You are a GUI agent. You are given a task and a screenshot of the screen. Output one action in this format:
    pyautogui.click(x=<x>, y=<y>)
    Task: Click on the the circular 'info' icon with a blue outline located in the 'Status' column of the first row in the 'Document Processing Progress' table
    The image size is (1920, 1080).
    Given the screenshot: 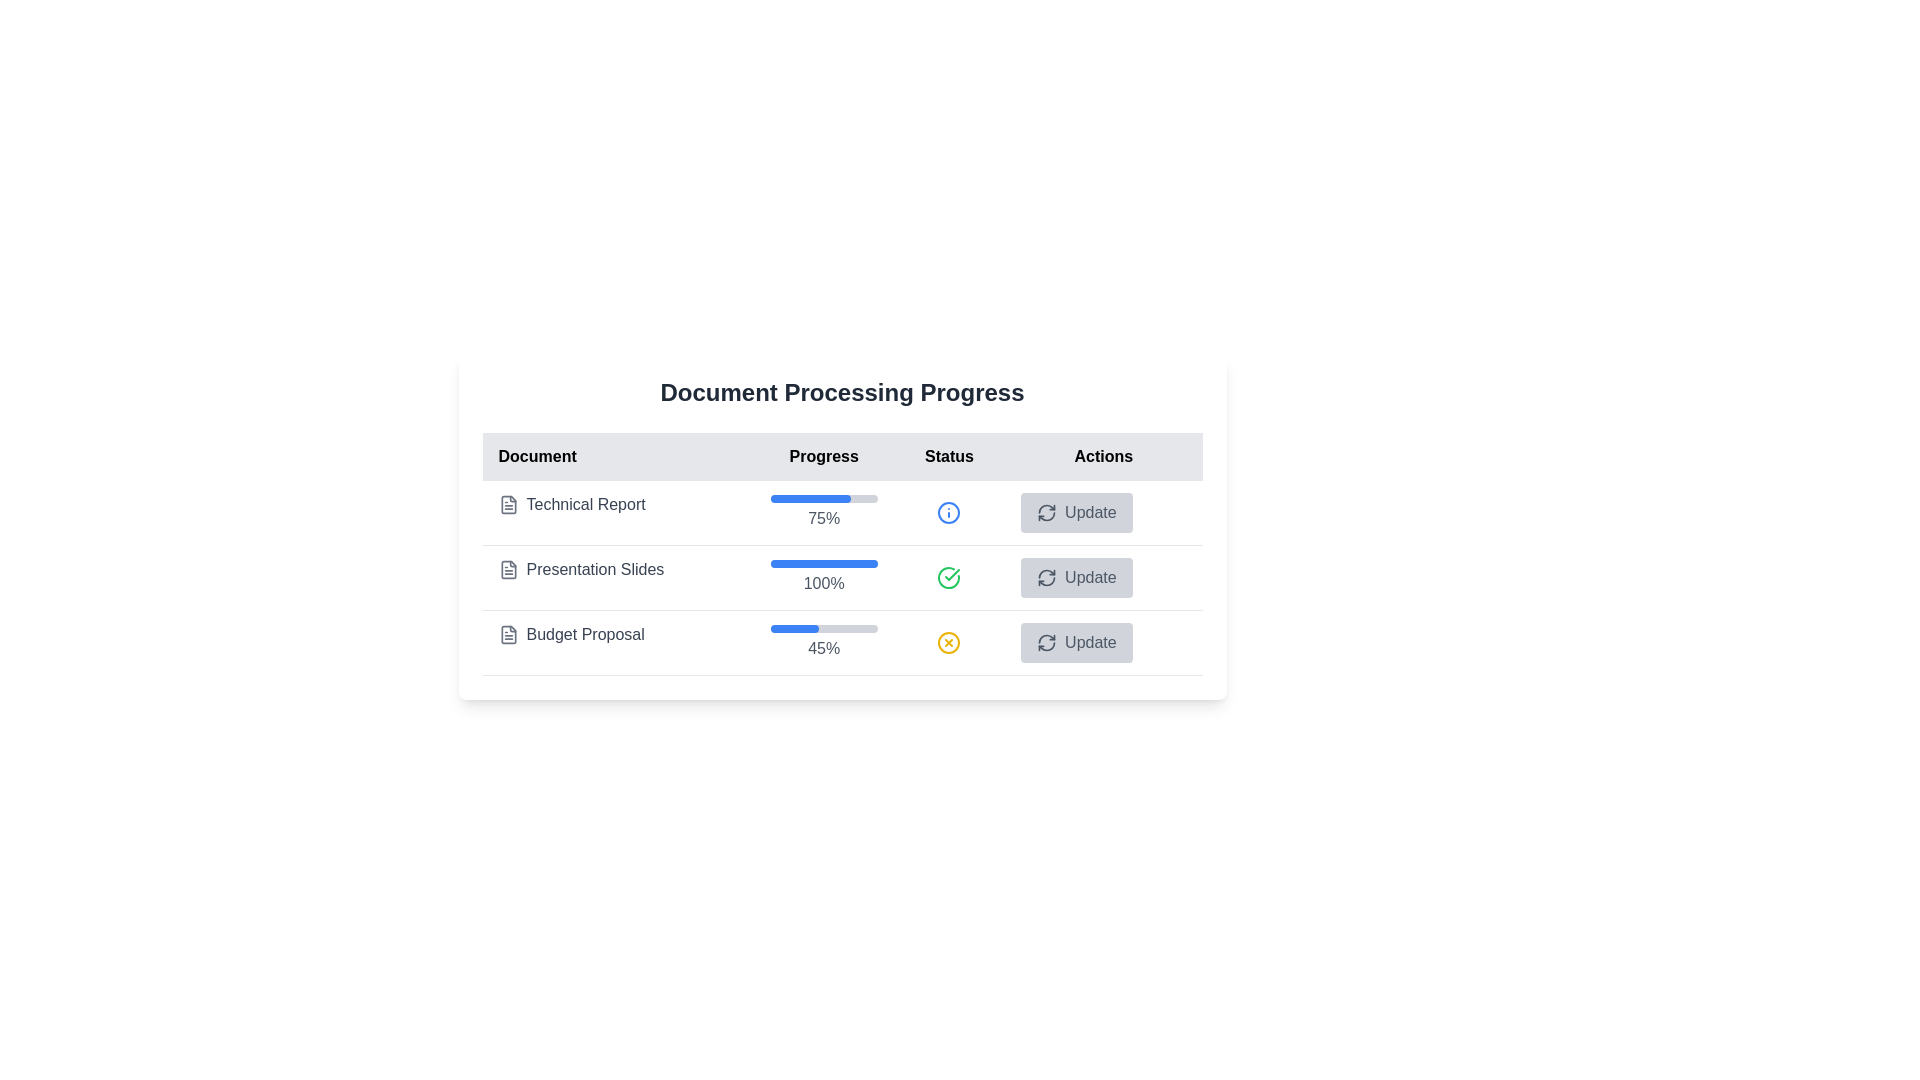 What is the action you would take?
    pyautogui.click(x=948, y=512)
    